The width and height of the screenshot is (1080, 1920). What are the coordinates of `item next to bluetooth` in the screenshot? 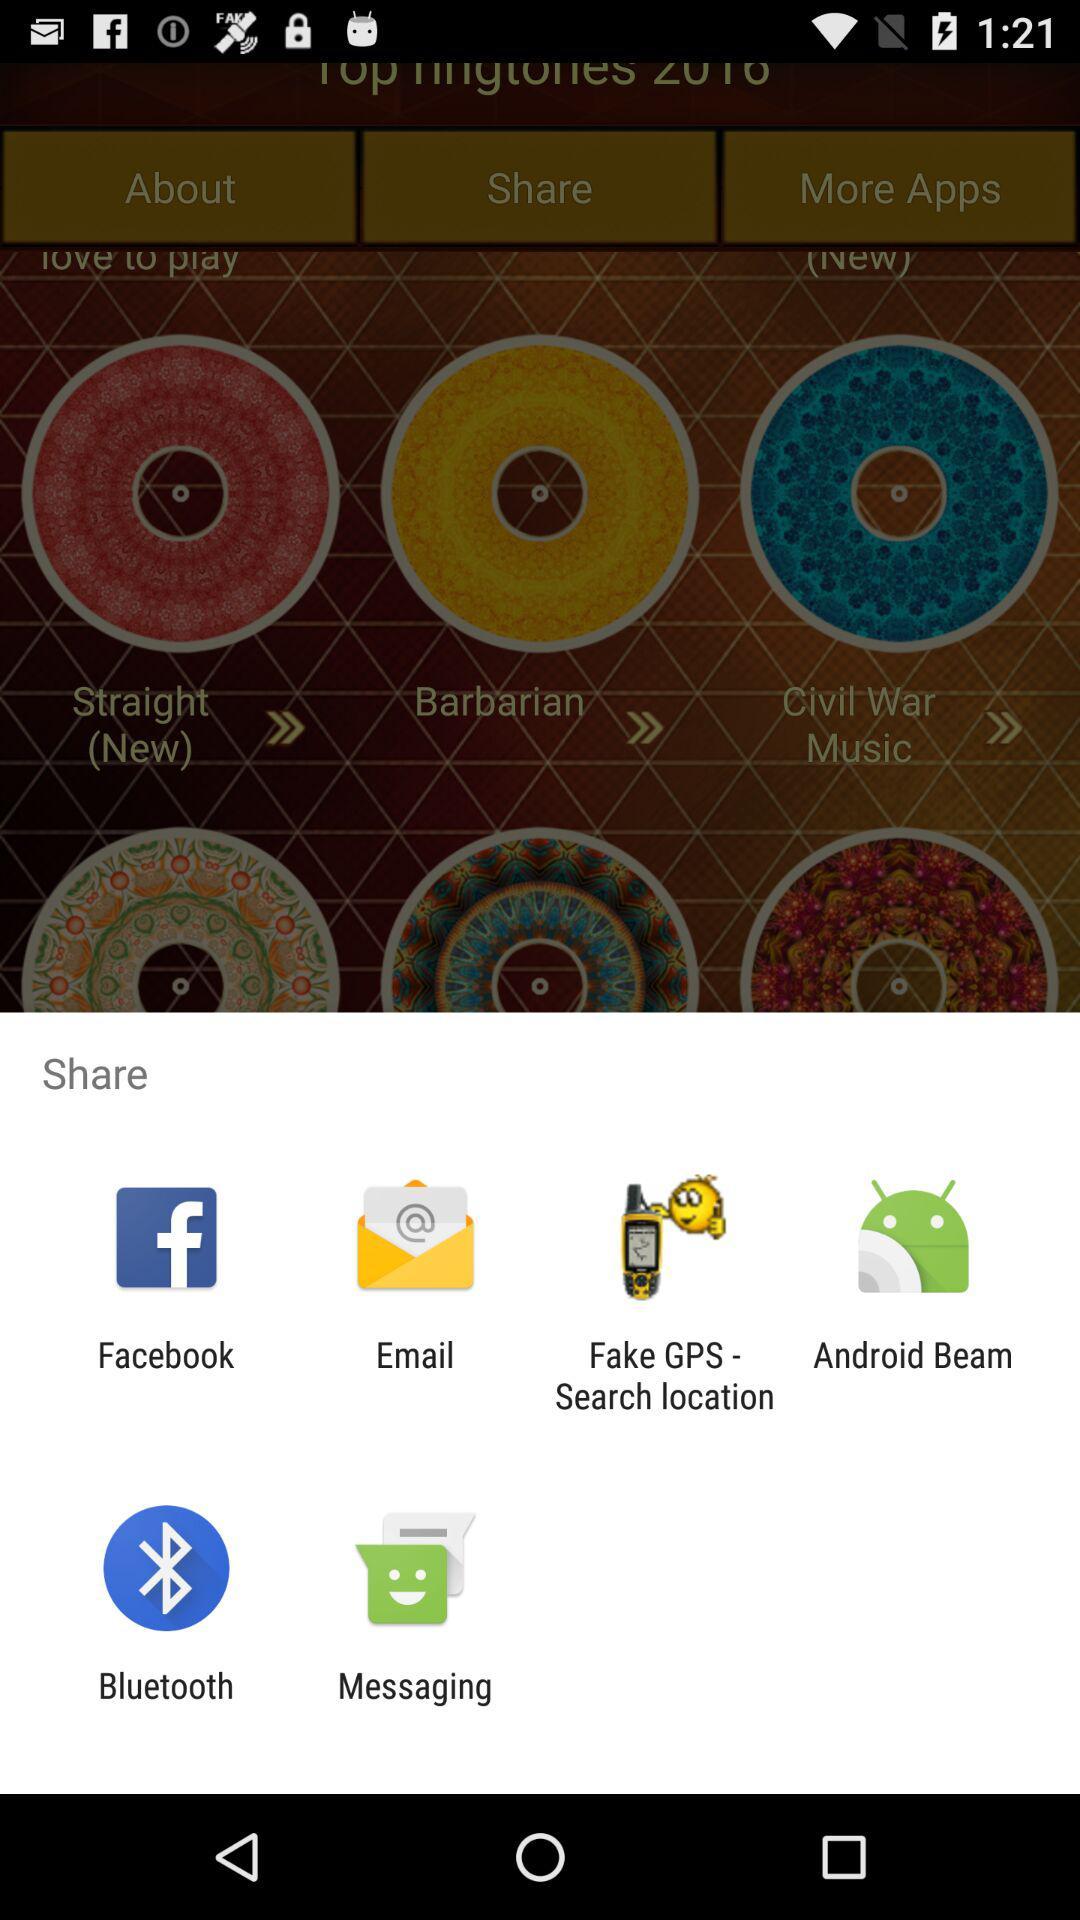 It's located at (414, 1705).